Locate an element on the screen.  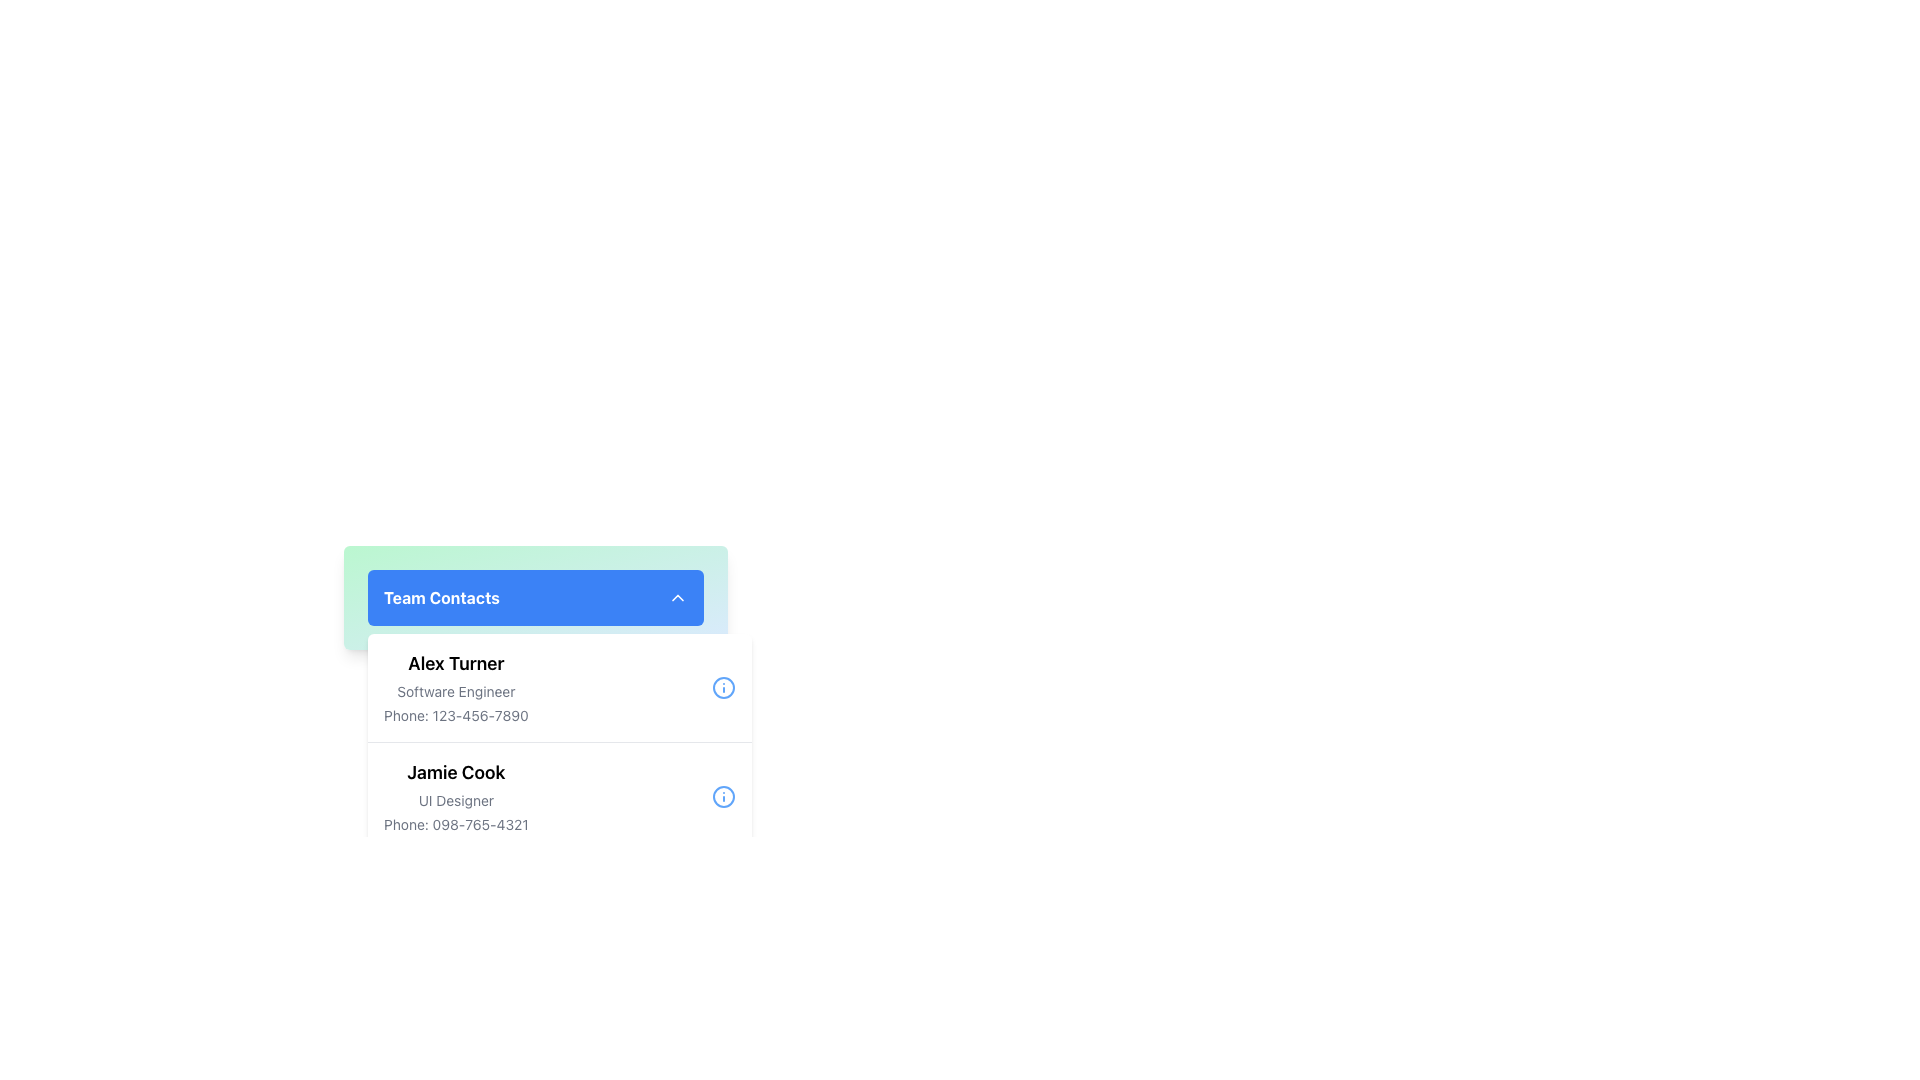
displayed text of the Text Label indicating the job title of 'Alex Turner', located below the name and above the phone number in the 'Team Contacts' section is located at coordinates (455, 690).